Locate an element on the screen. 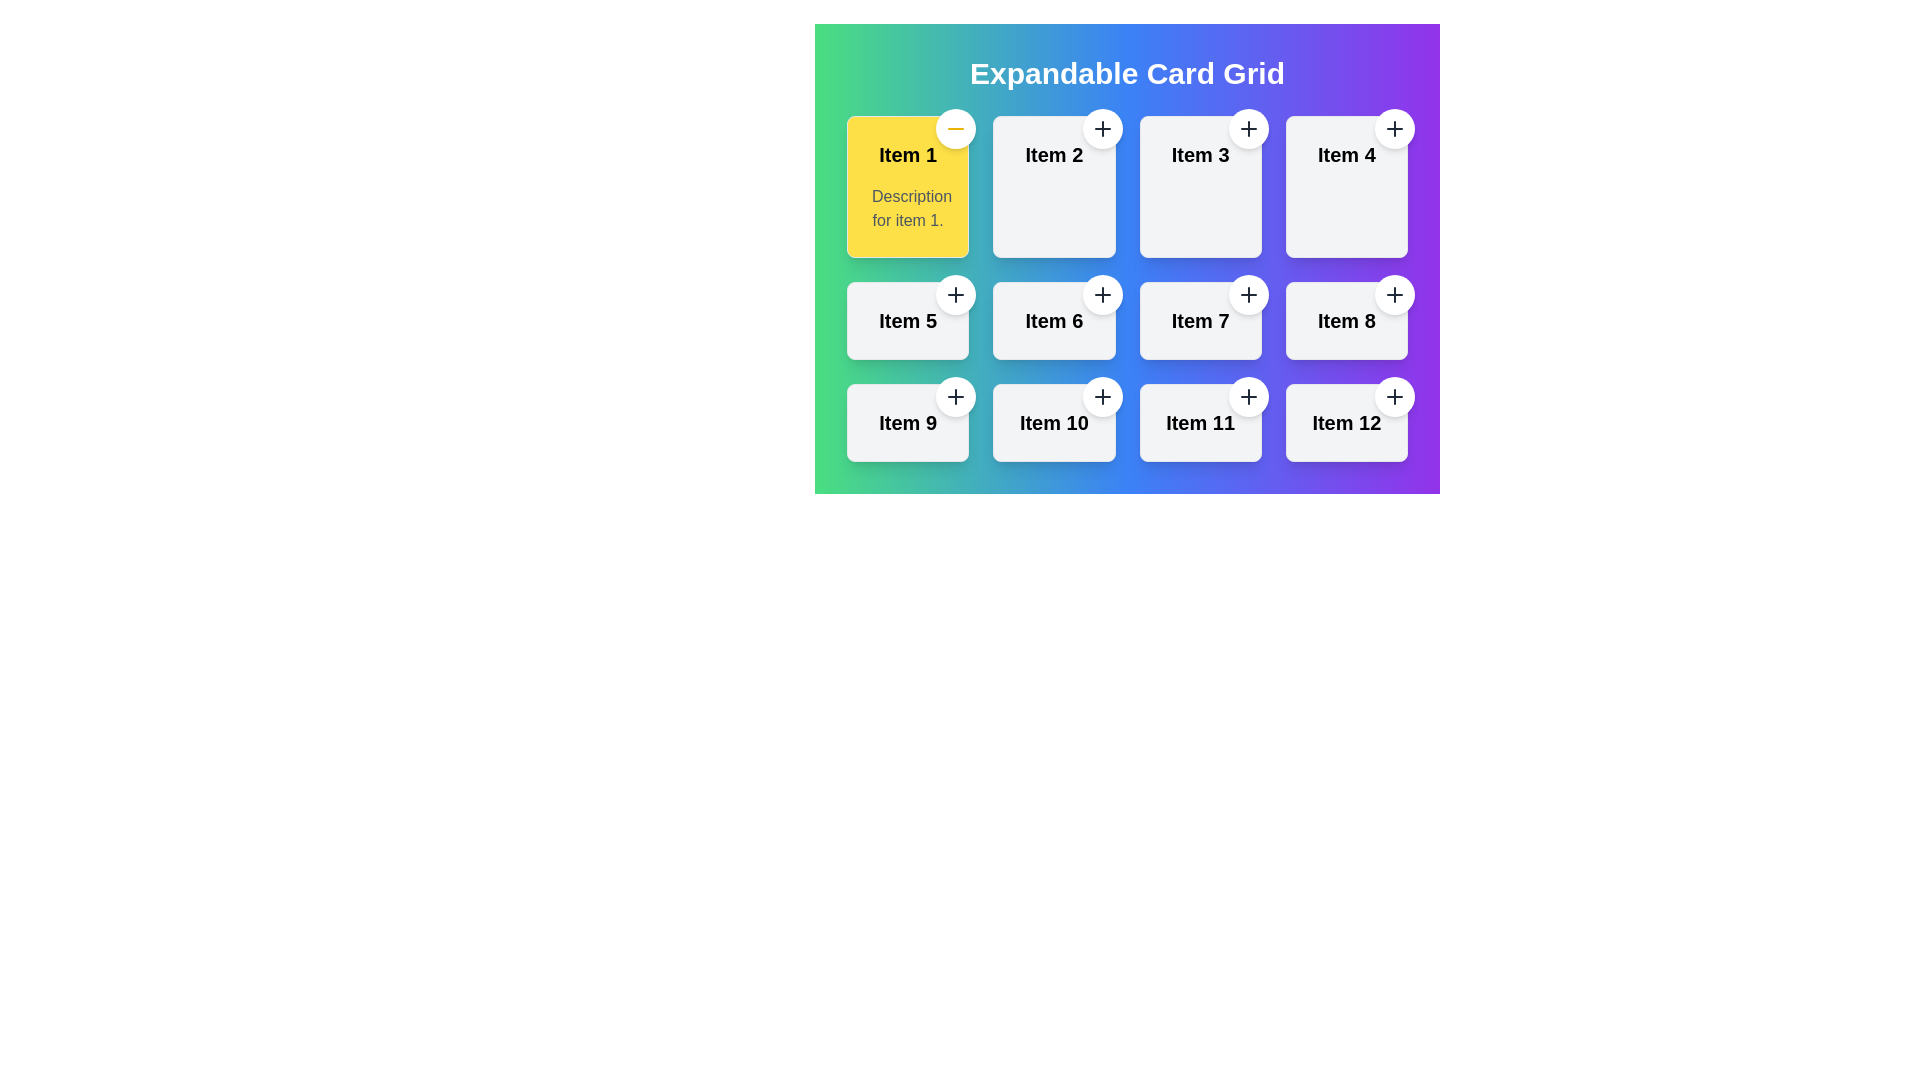  the circular button with a '+' icon located at the top-right corner of the card labeled 'Item 11' is located at coordinates (1247, 397).